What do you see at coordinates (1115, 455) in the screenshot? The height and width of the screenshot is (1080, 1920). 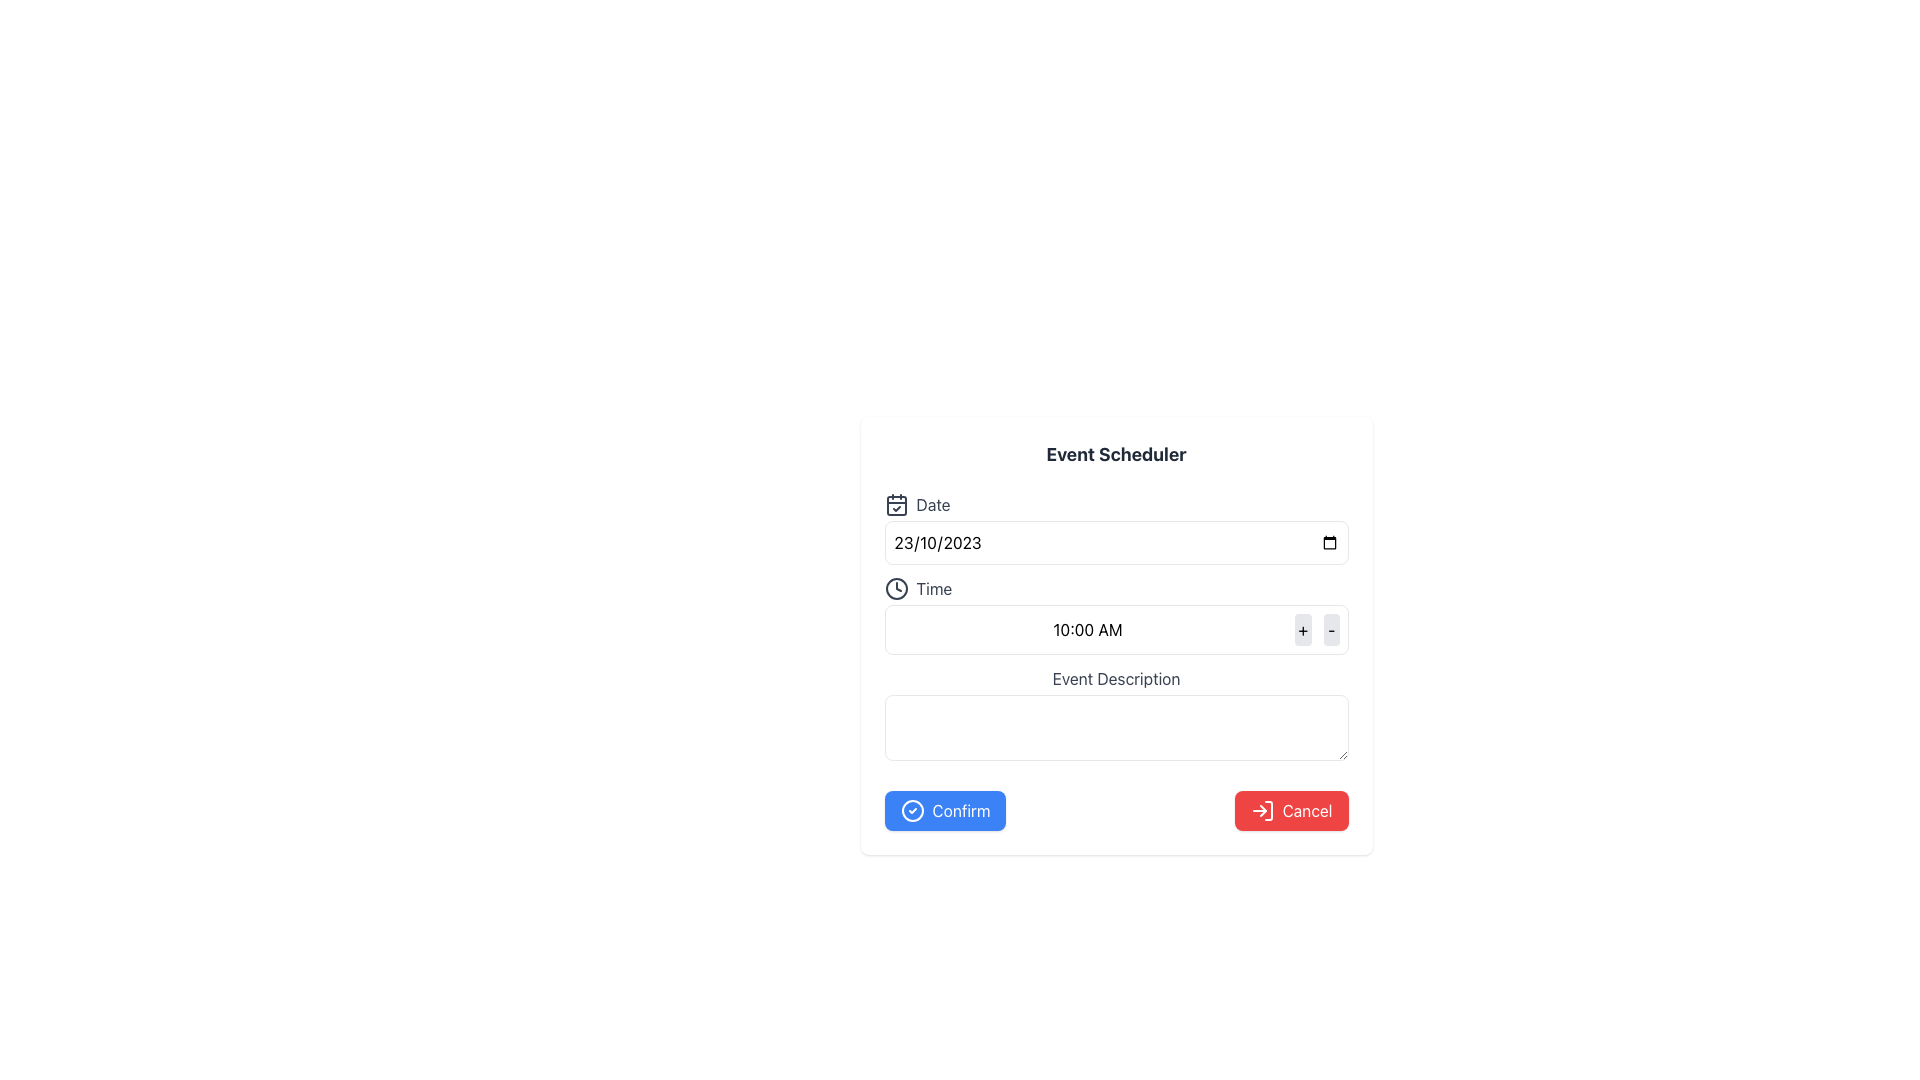 I see `the Text Label that serves as the title for the event scheduling interface, which is positioned at the top of the card and centered horizontally` at bounding box center [1115, 455].